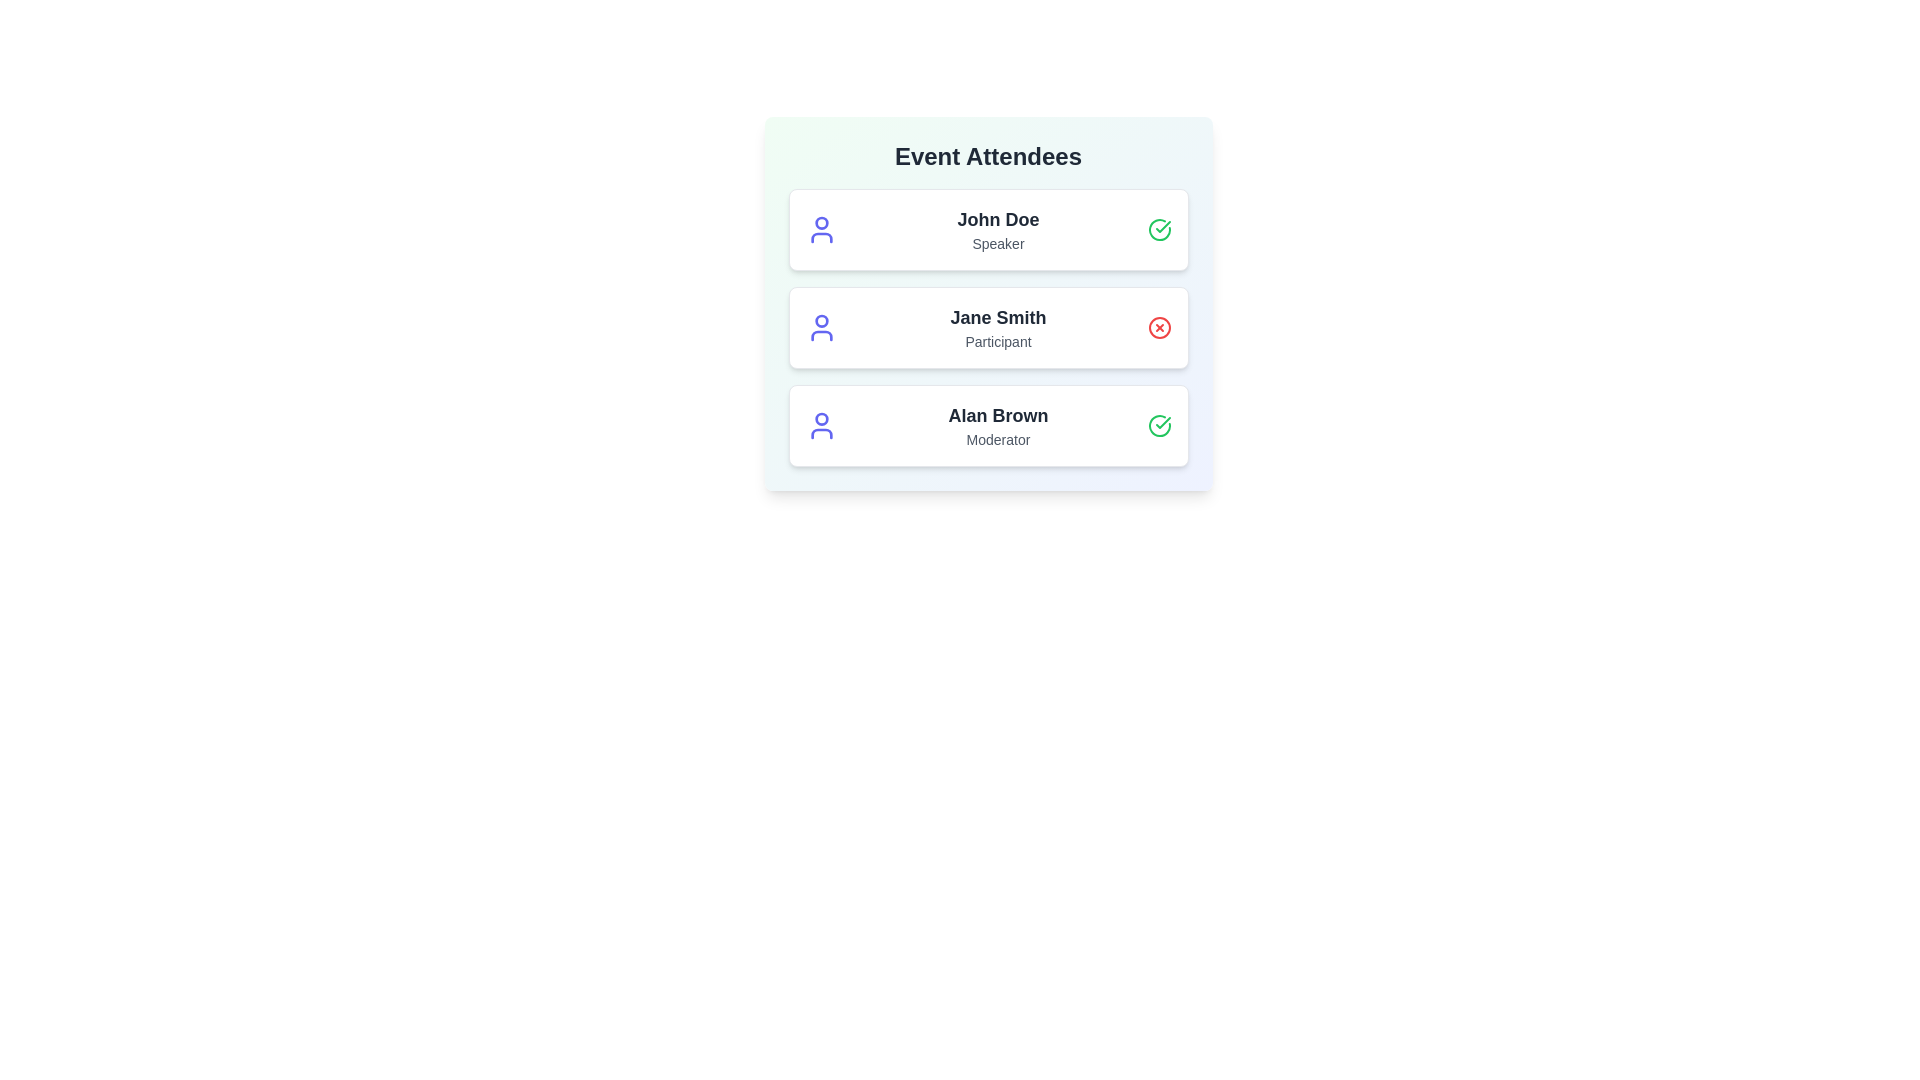 The height and width of the screenshot is (1080, 1920). I want to click on the attendee card for John Doe, so click(988, 229).